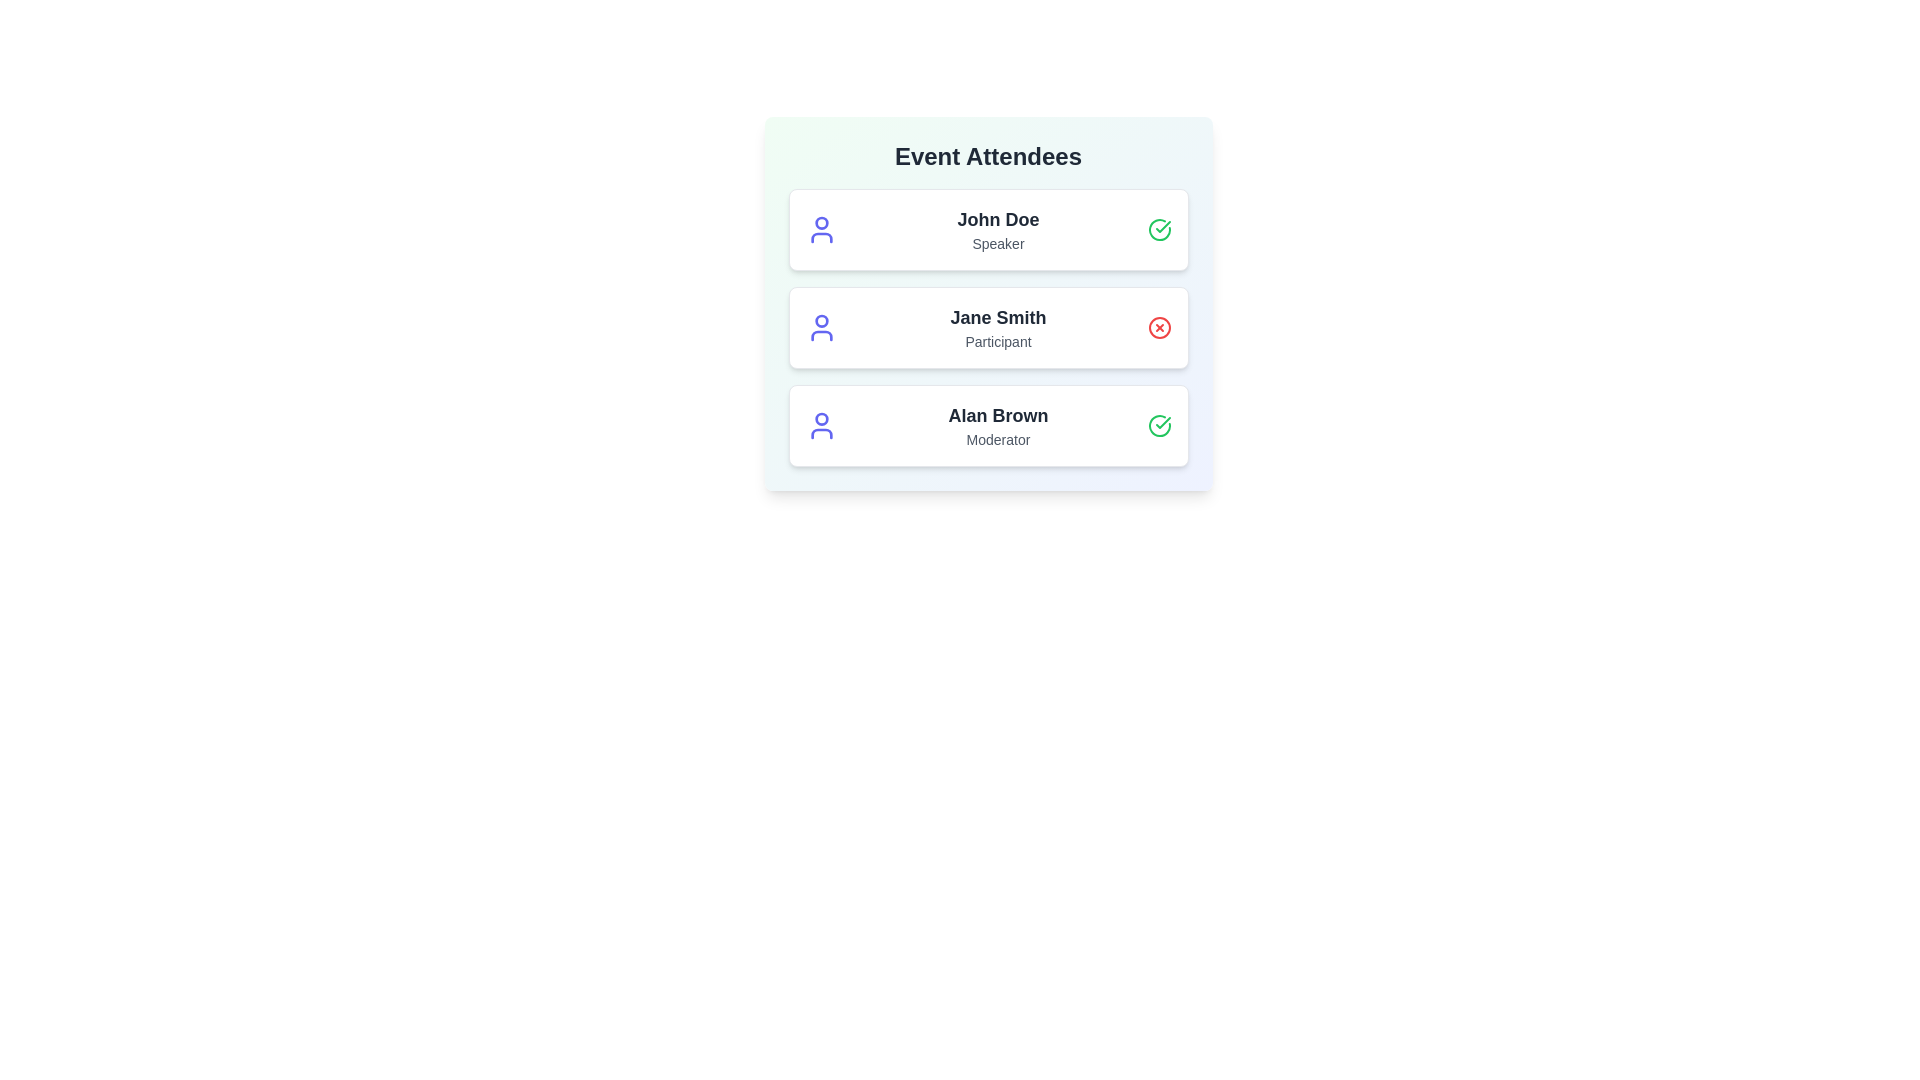 The height and width of the screenshot is (1080, 1920). I want to click on the attendee card for John Doe, so click(988, 229).